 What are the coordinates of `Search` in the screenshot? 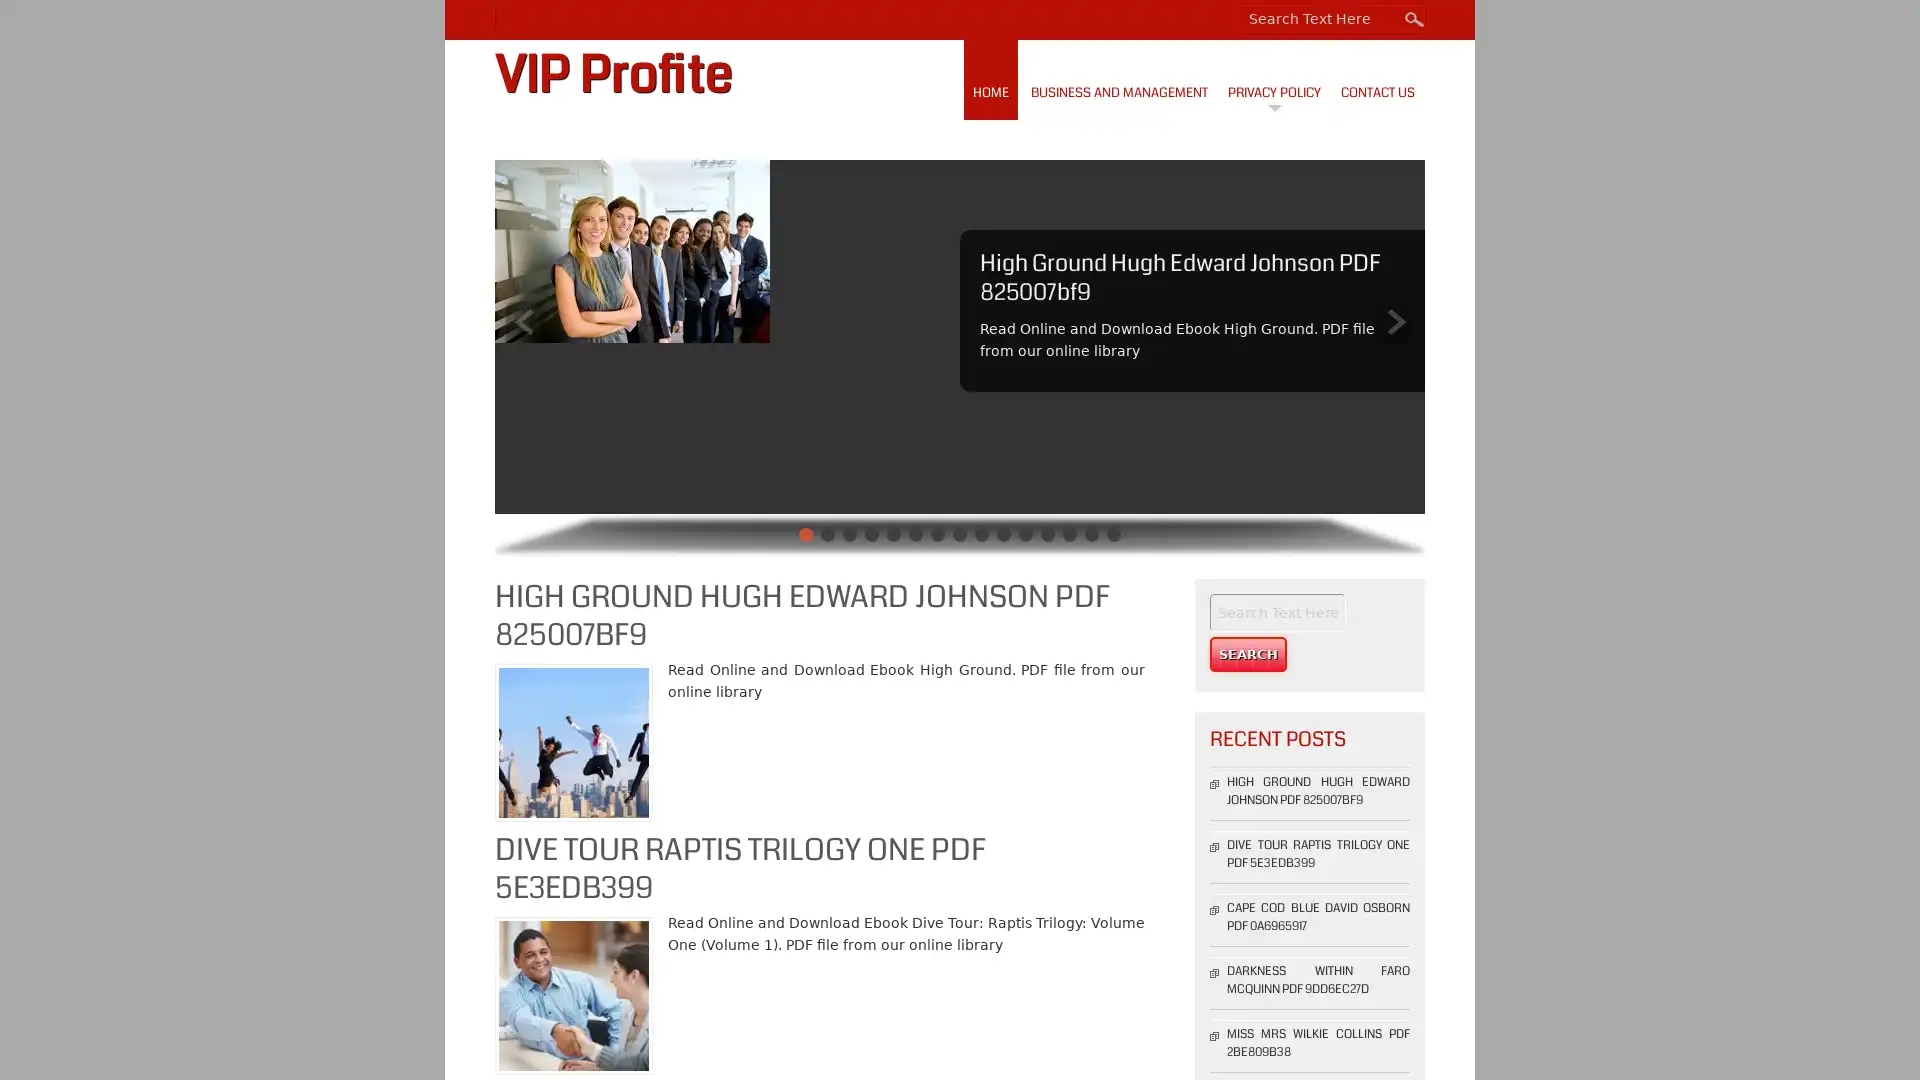 It's located at (1247, 654).